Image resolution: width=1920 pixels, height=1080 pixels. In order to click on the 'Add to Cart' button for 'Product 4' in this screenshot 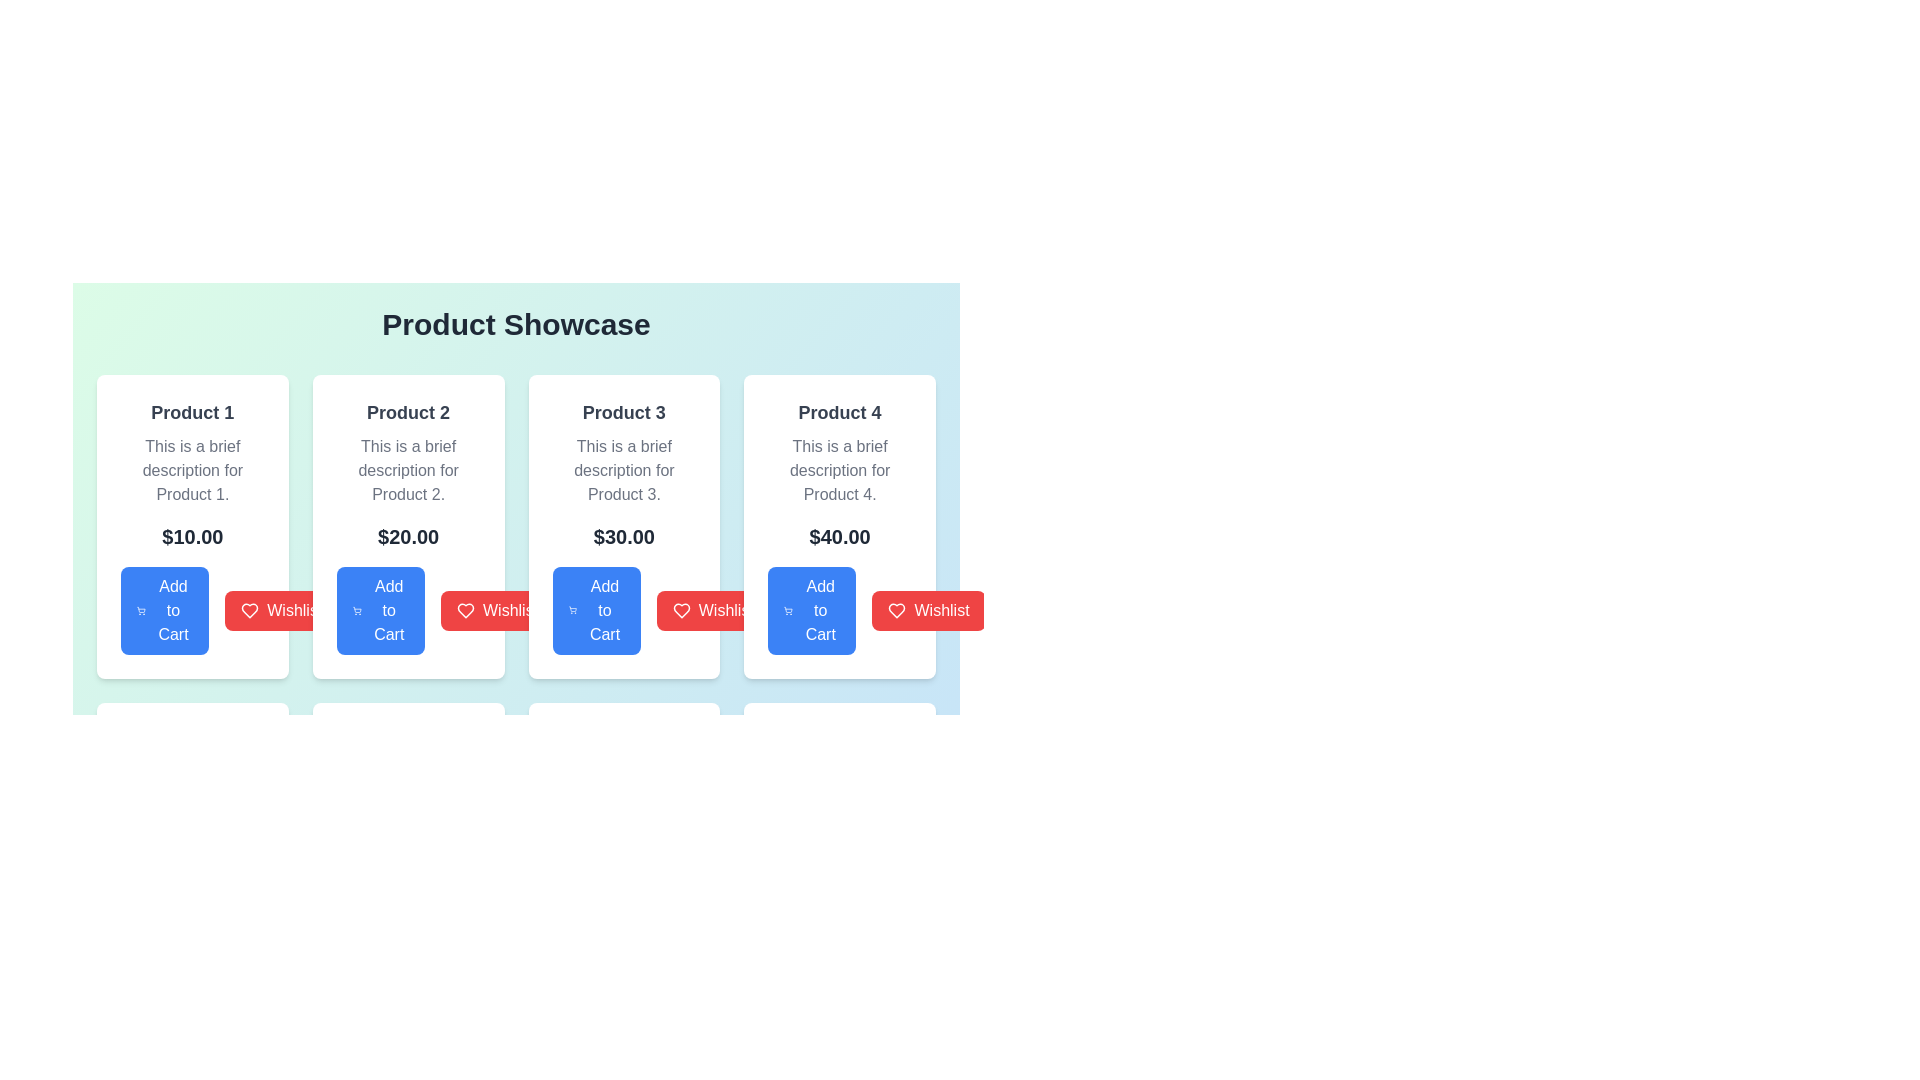, I will do `click(840, 609)`.